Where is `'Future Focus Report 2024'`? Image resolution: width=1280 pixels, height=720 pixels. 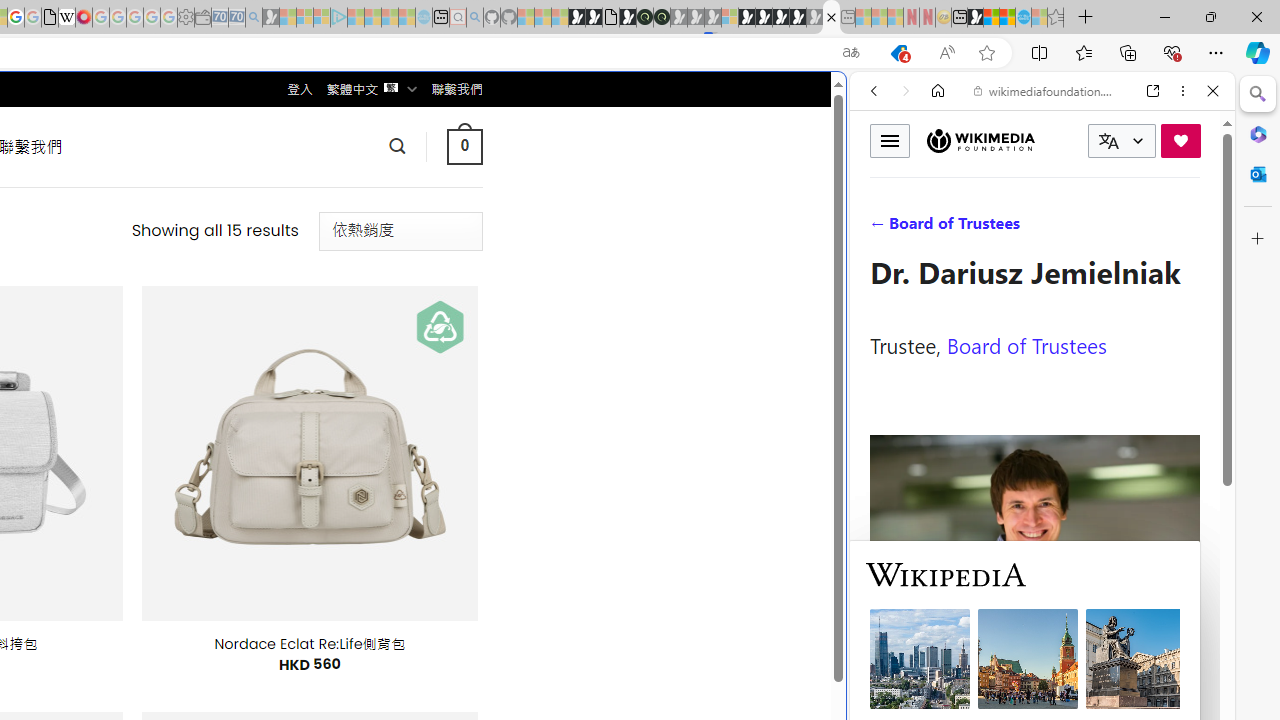 'Future Focus Report 2024' is located at coordinates (661, 17).